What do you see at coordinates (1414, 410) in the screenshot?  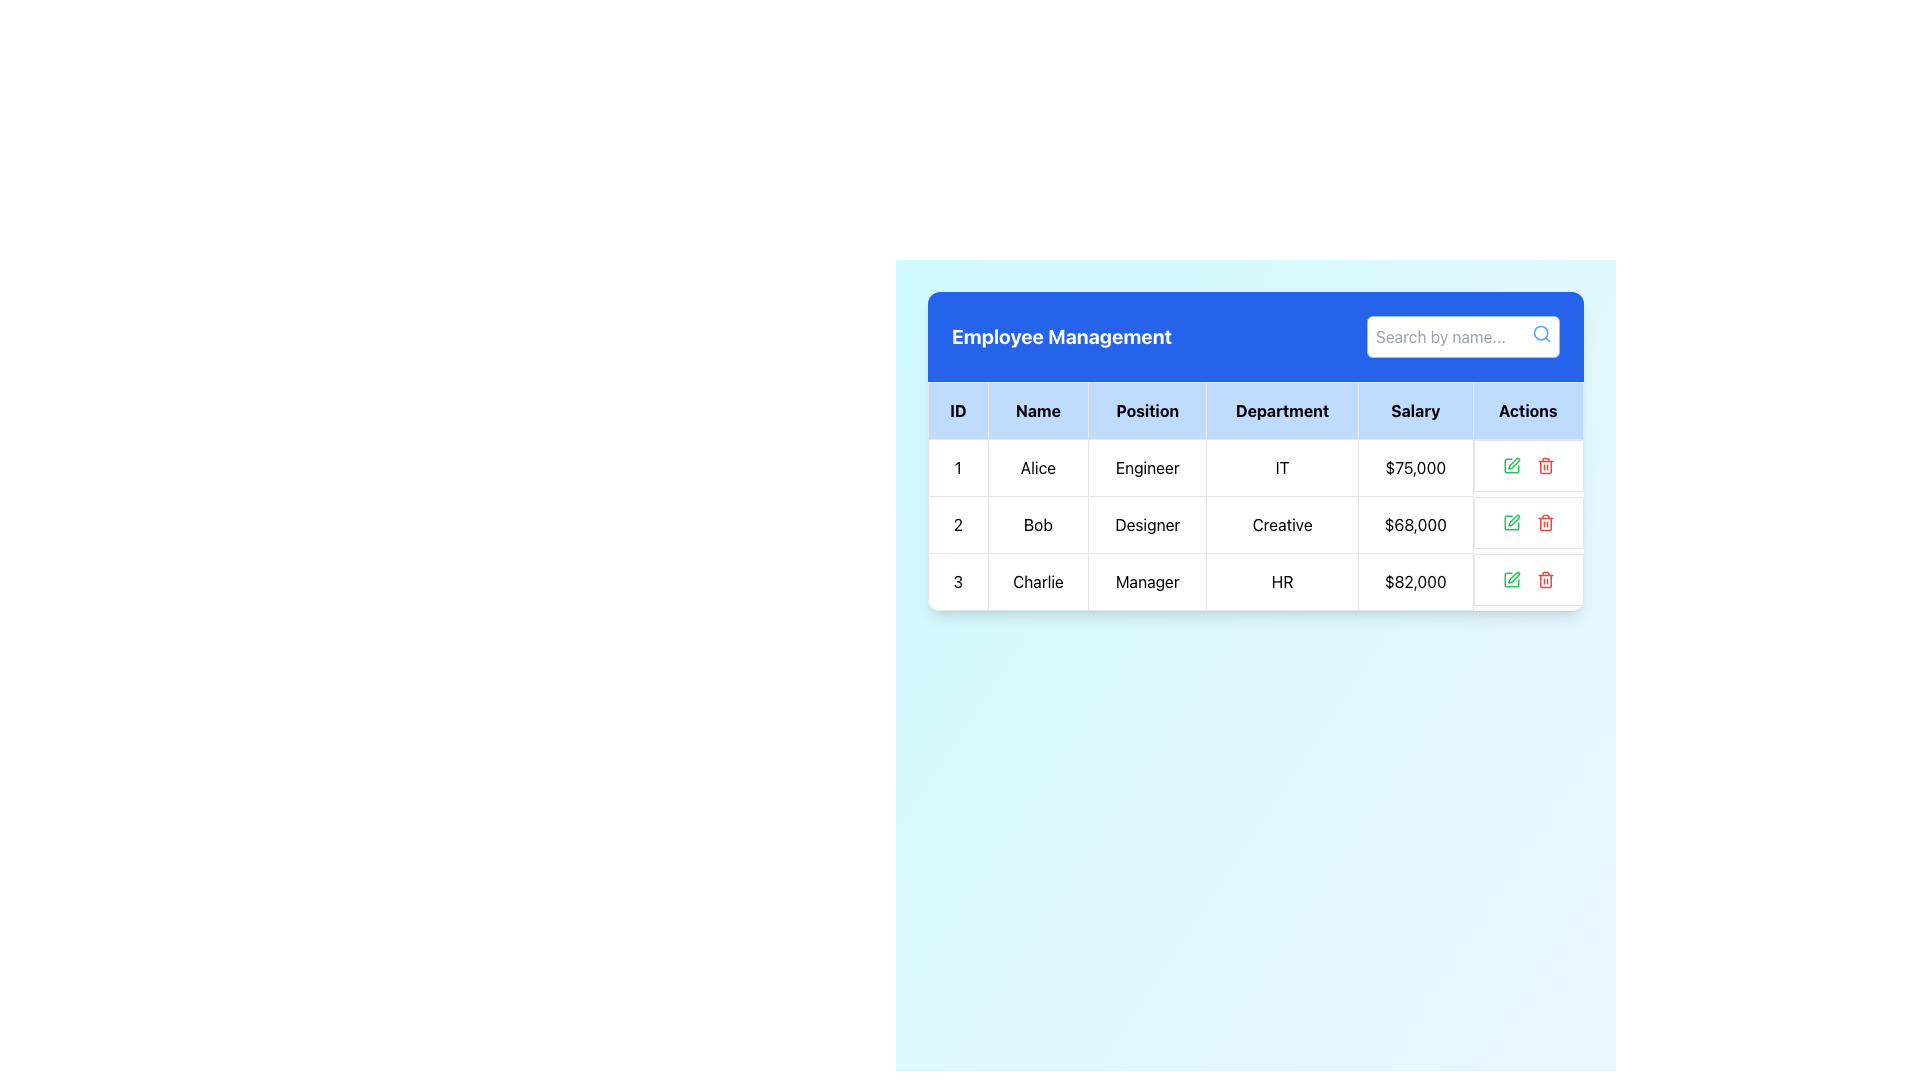 I see `the fifth column header of the table that labels the salary data for employees, located between 'Department' and 'Actions' in the Employee Management table` at bounding box center [1414, 410].